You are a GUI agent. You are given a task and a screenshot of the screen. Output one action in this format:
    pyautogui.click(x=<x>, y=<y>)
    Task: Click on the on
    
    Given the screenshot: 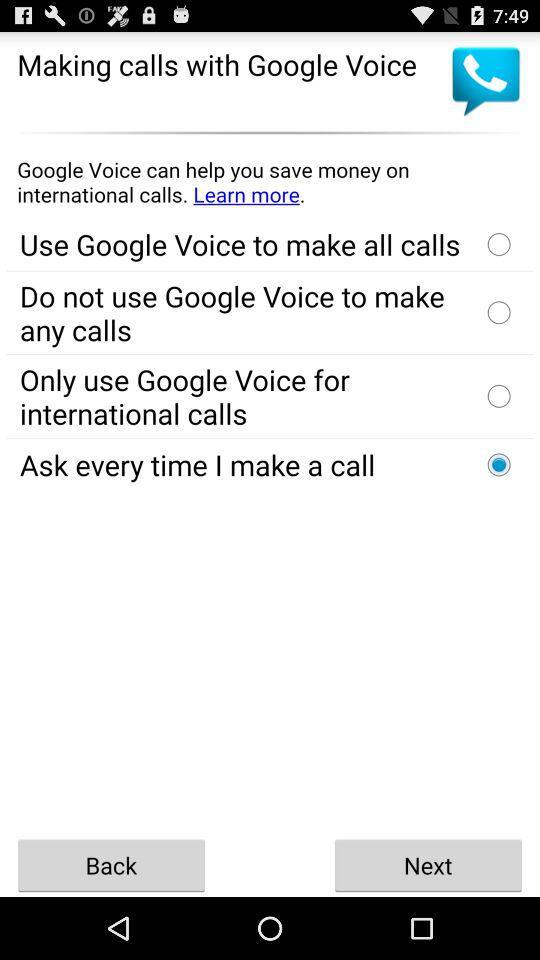 What is the action you would take?
    pyautogui.click(x=498, y=464)
    